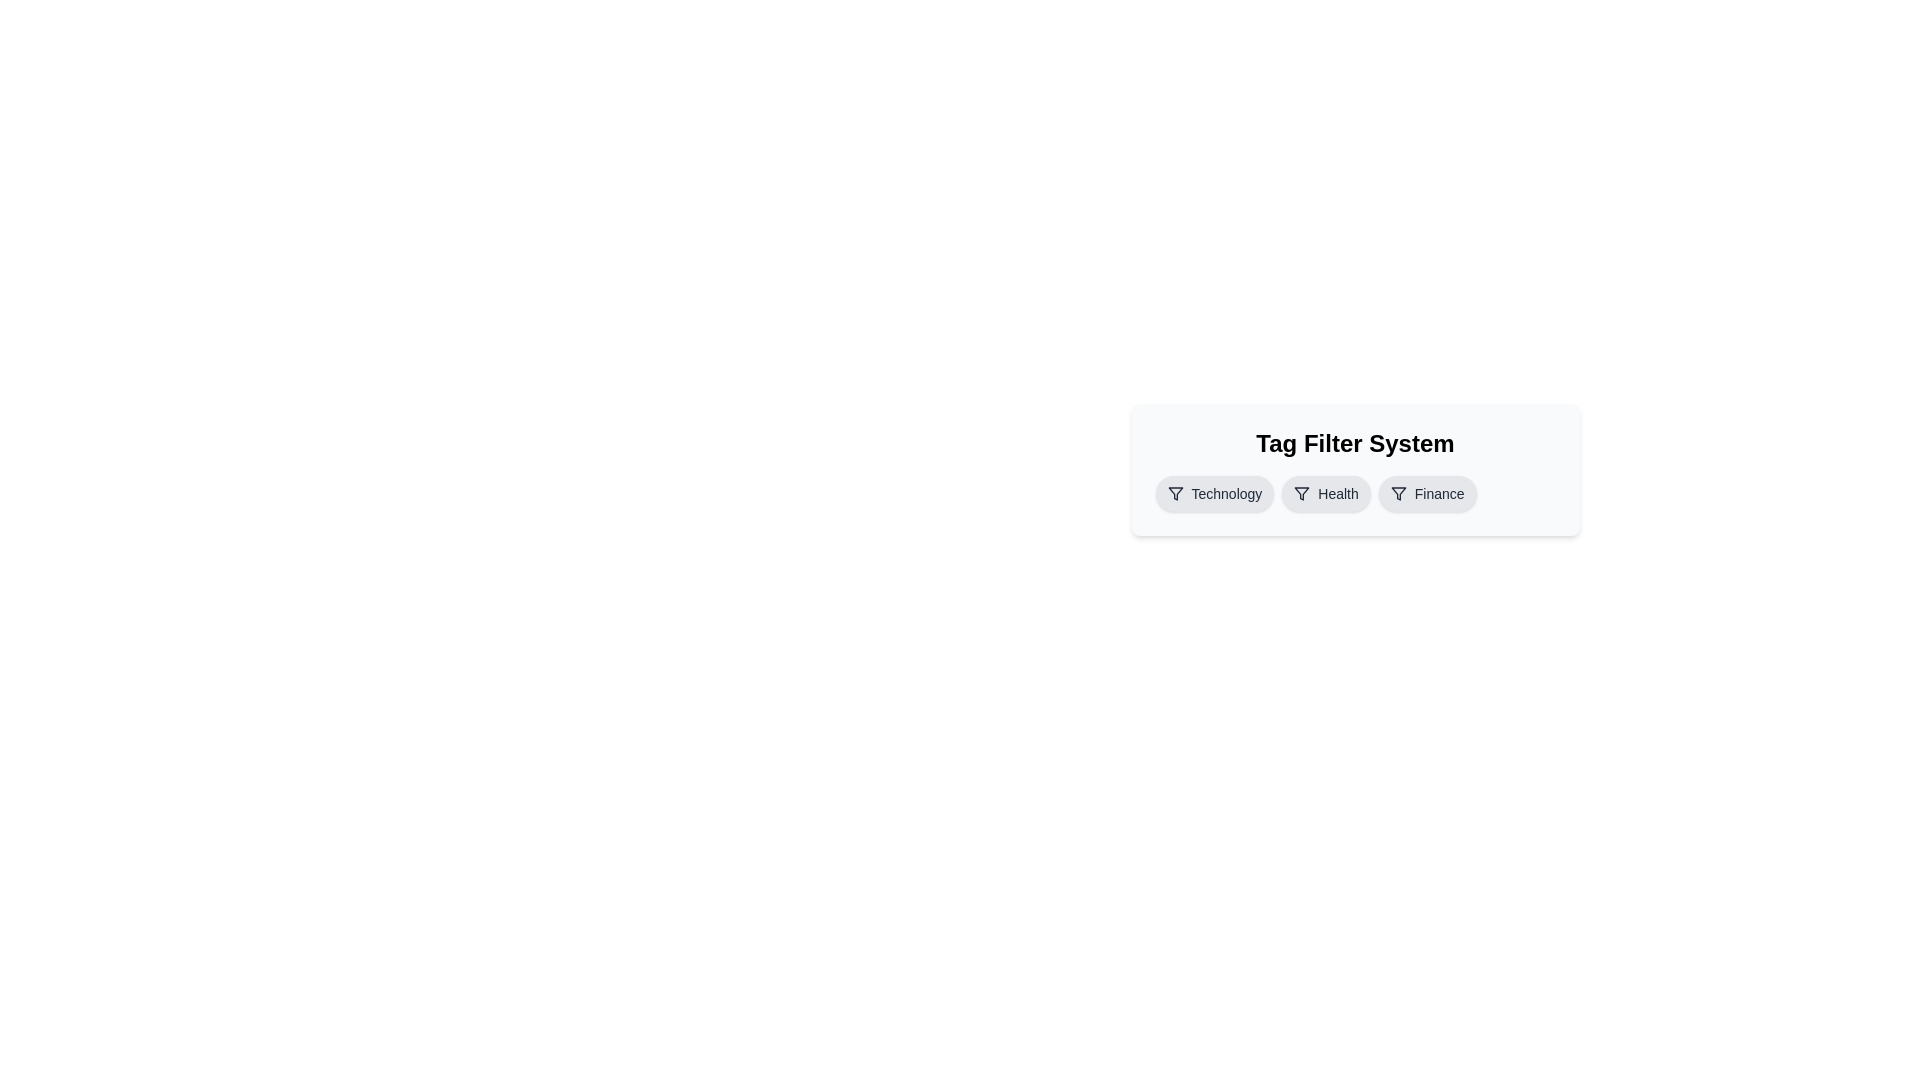 This screenshot has height=1080, width=1920. I want to click on the tag labeled Finance to inspect its label, so click(1426, 493).